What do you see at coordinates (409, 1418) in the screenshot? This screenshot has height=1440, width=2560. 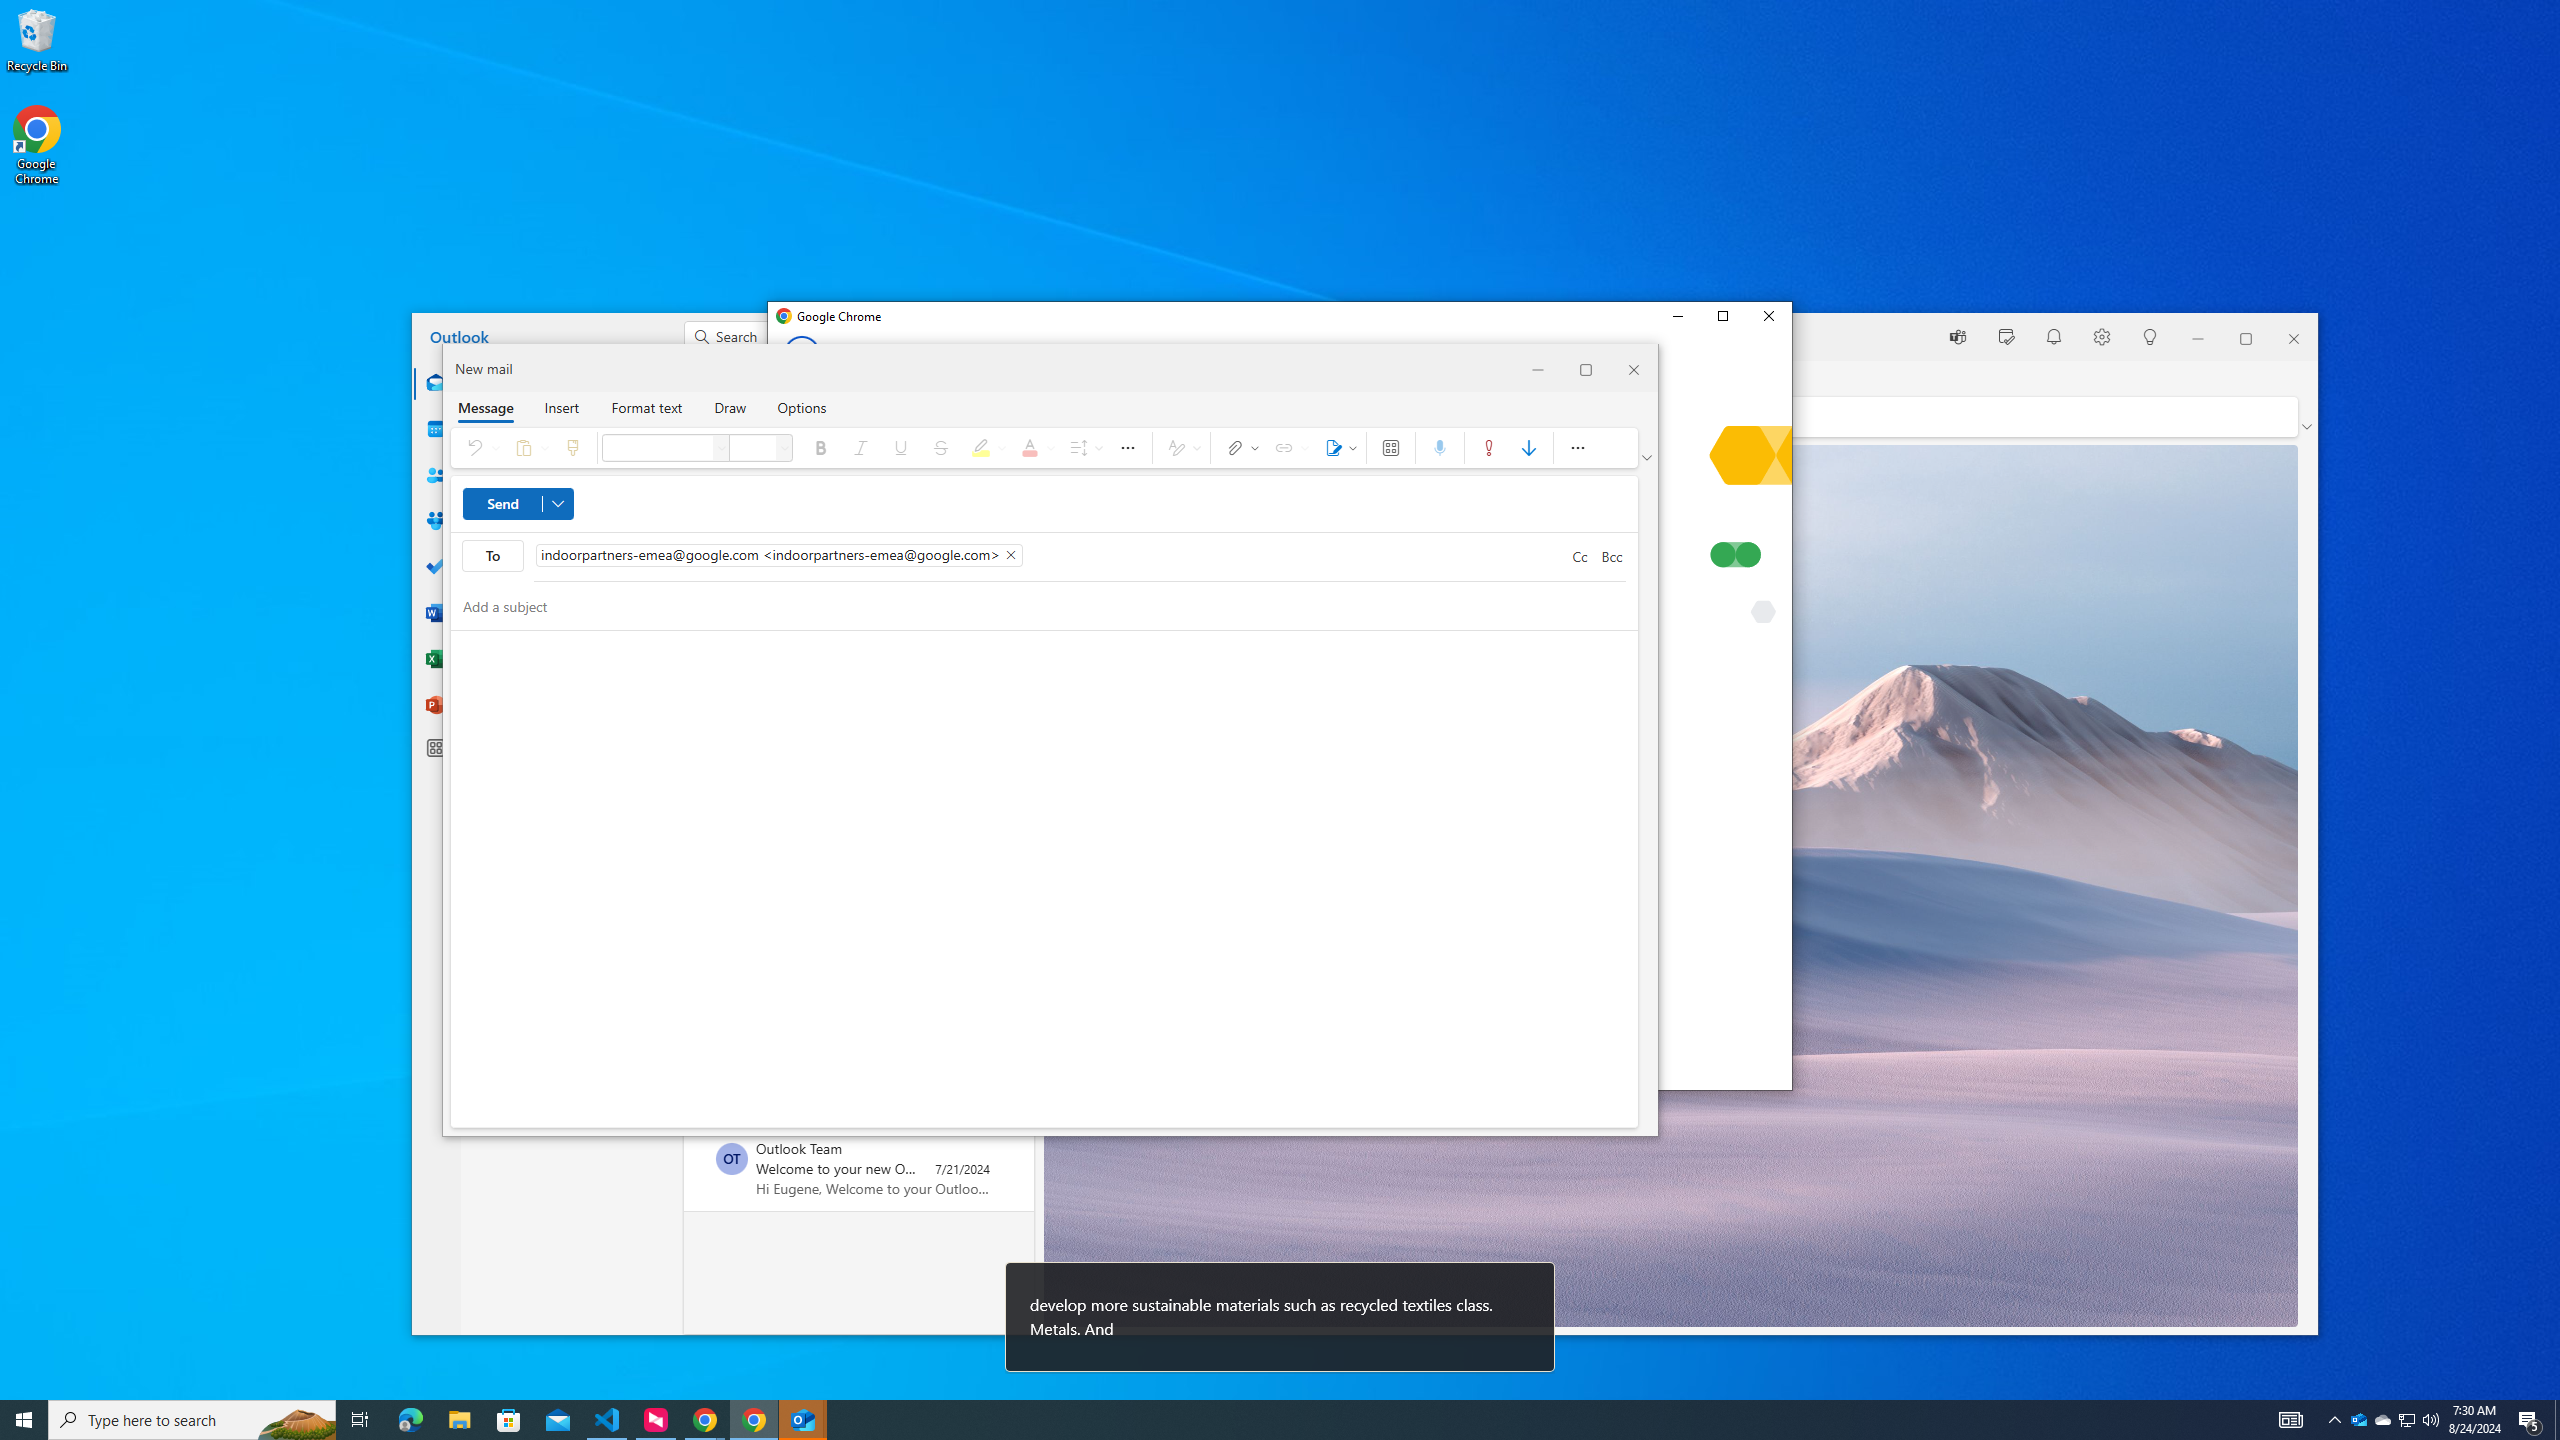 I see `'Microsoft Edge'` at bounding box center [409, 1418].